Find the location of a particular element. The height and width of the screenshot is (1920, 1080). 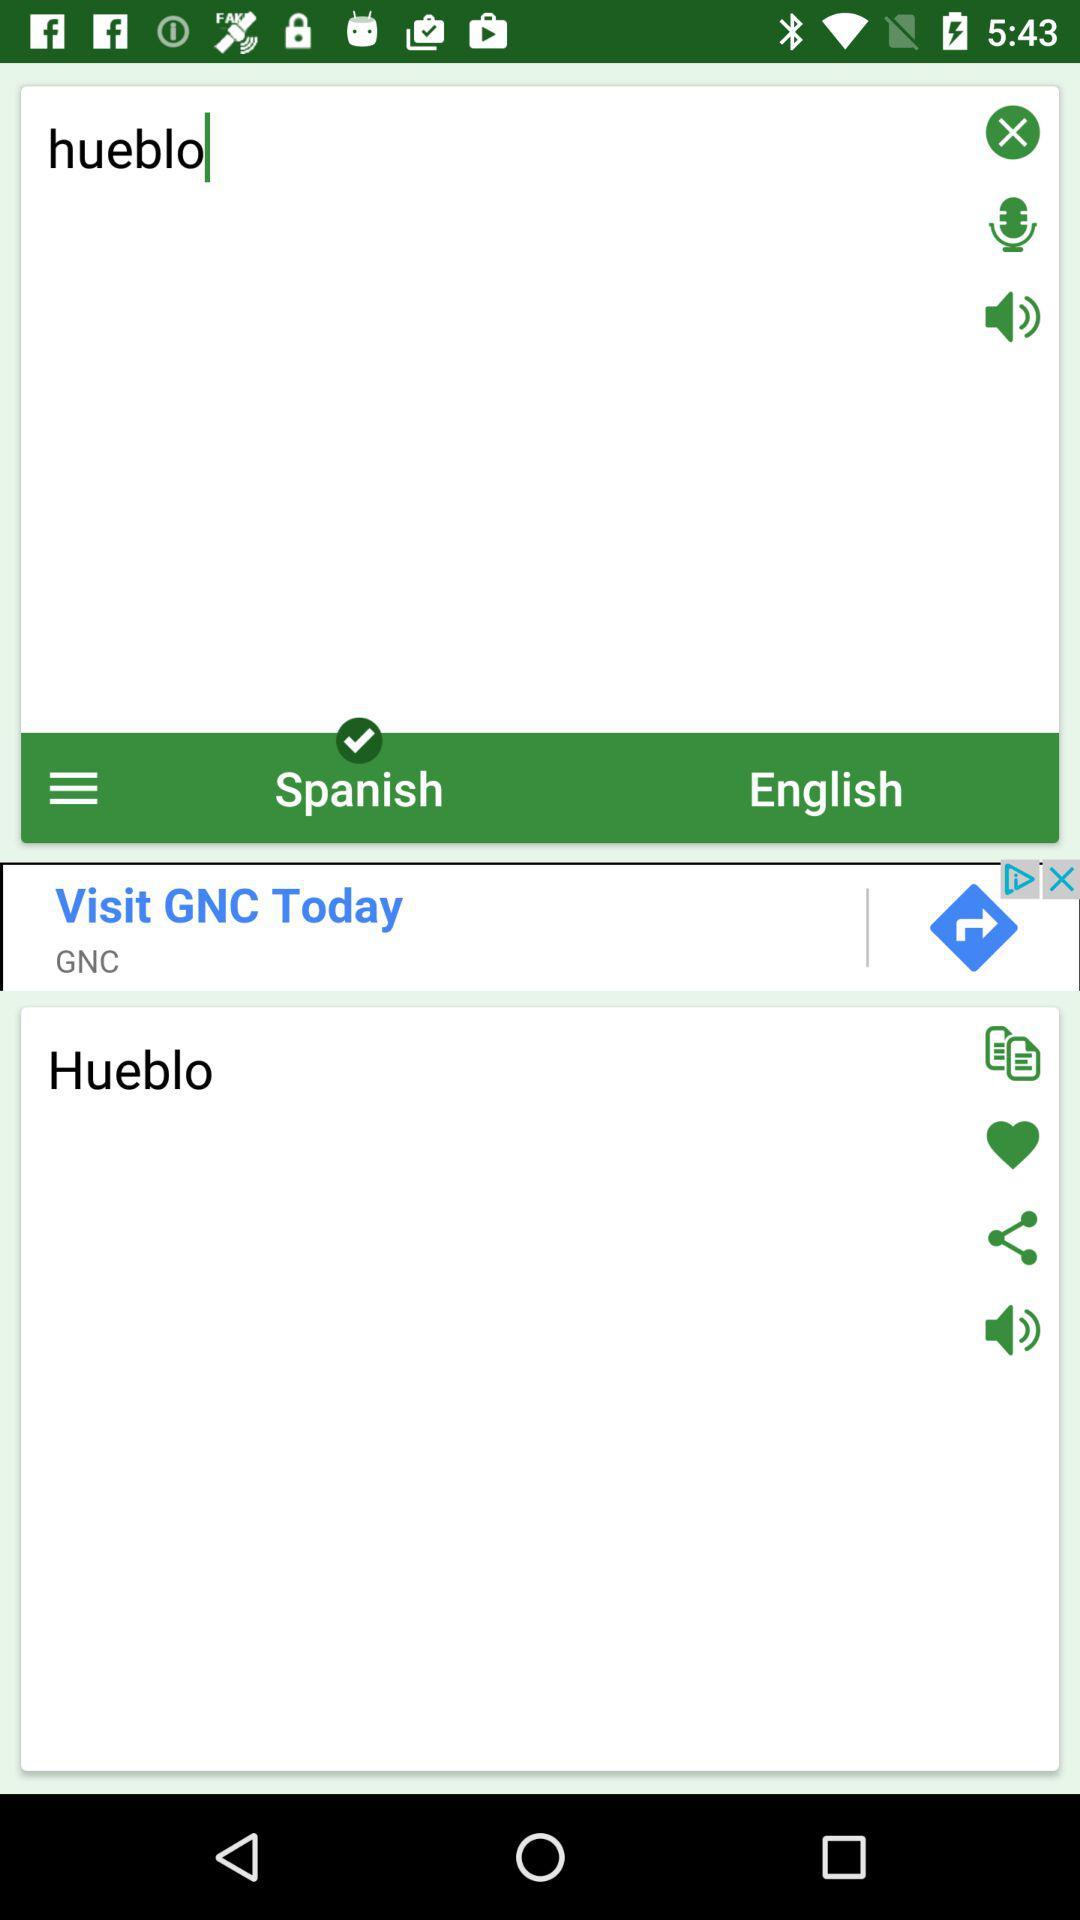

like is located at coordinates (1012, 1145).